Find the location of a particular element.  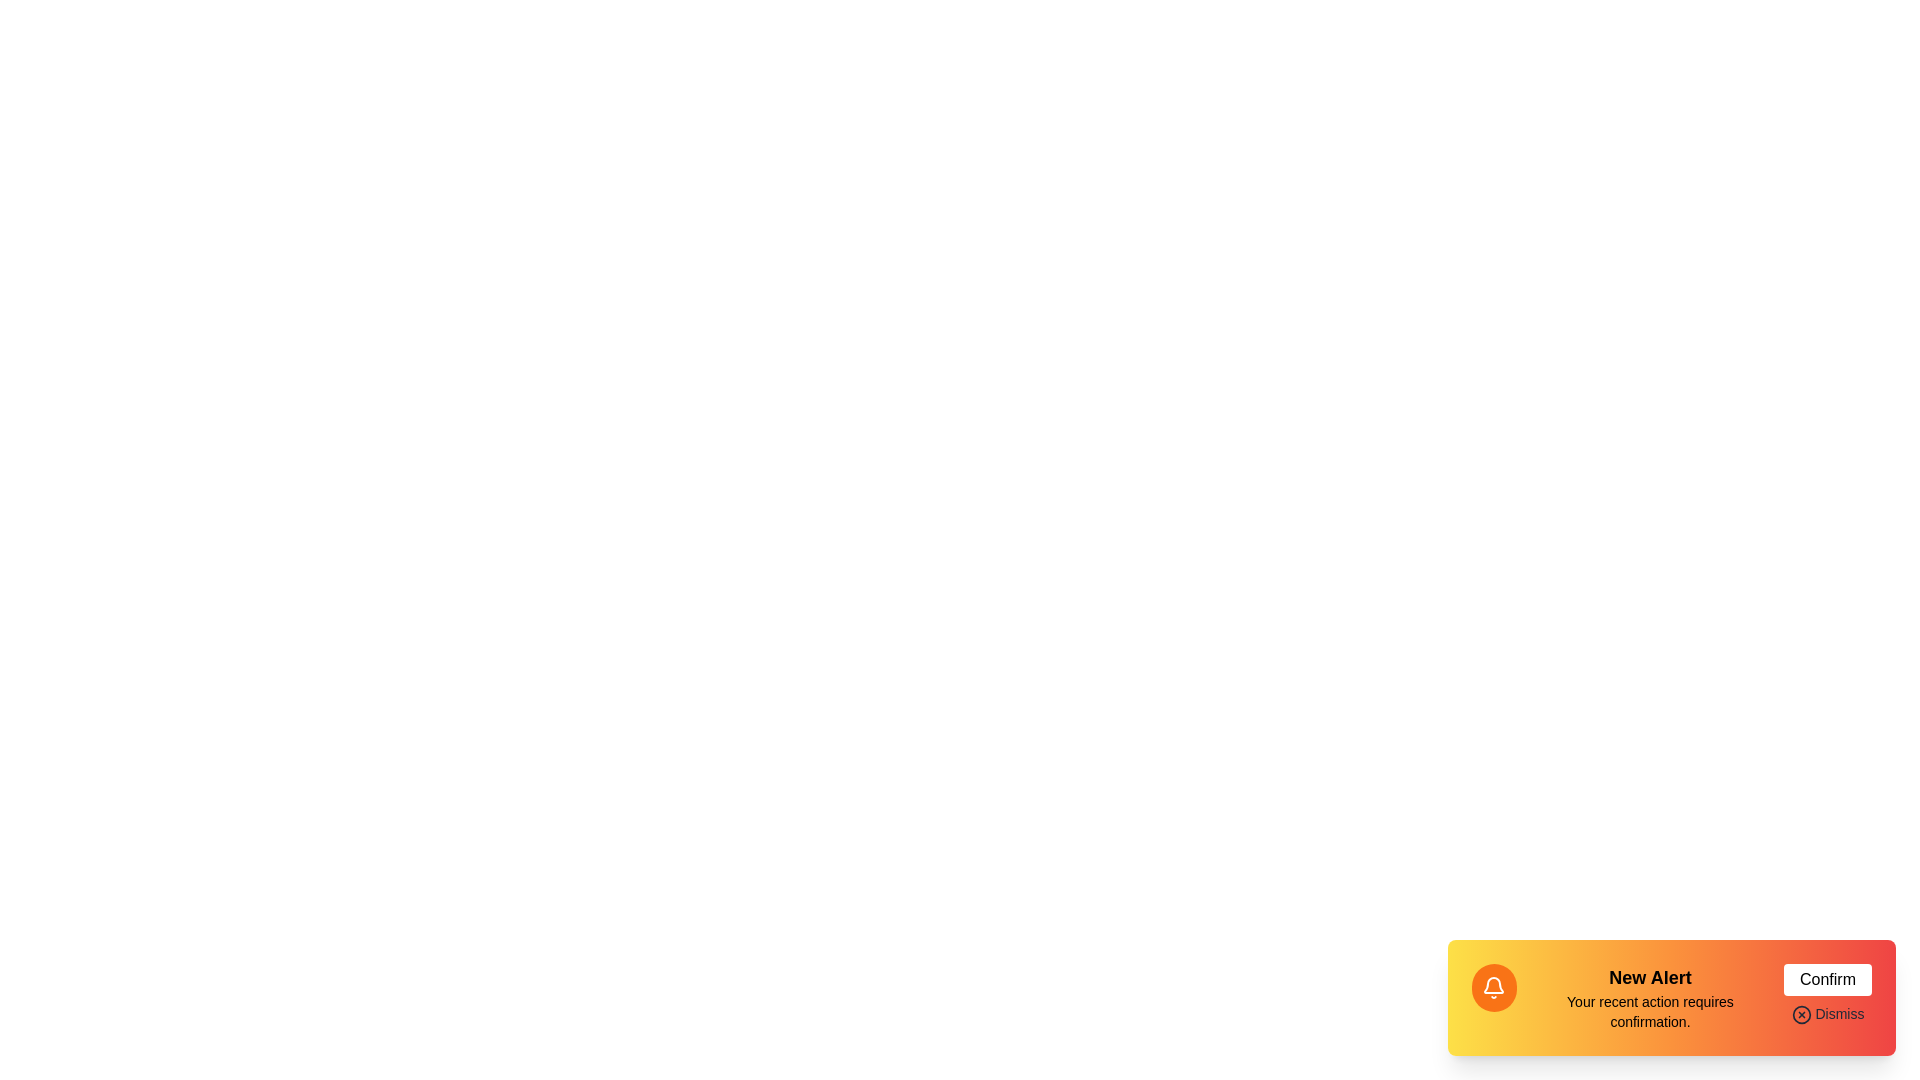

the bell icon to inspect it is located at coordinates (1493, 986).